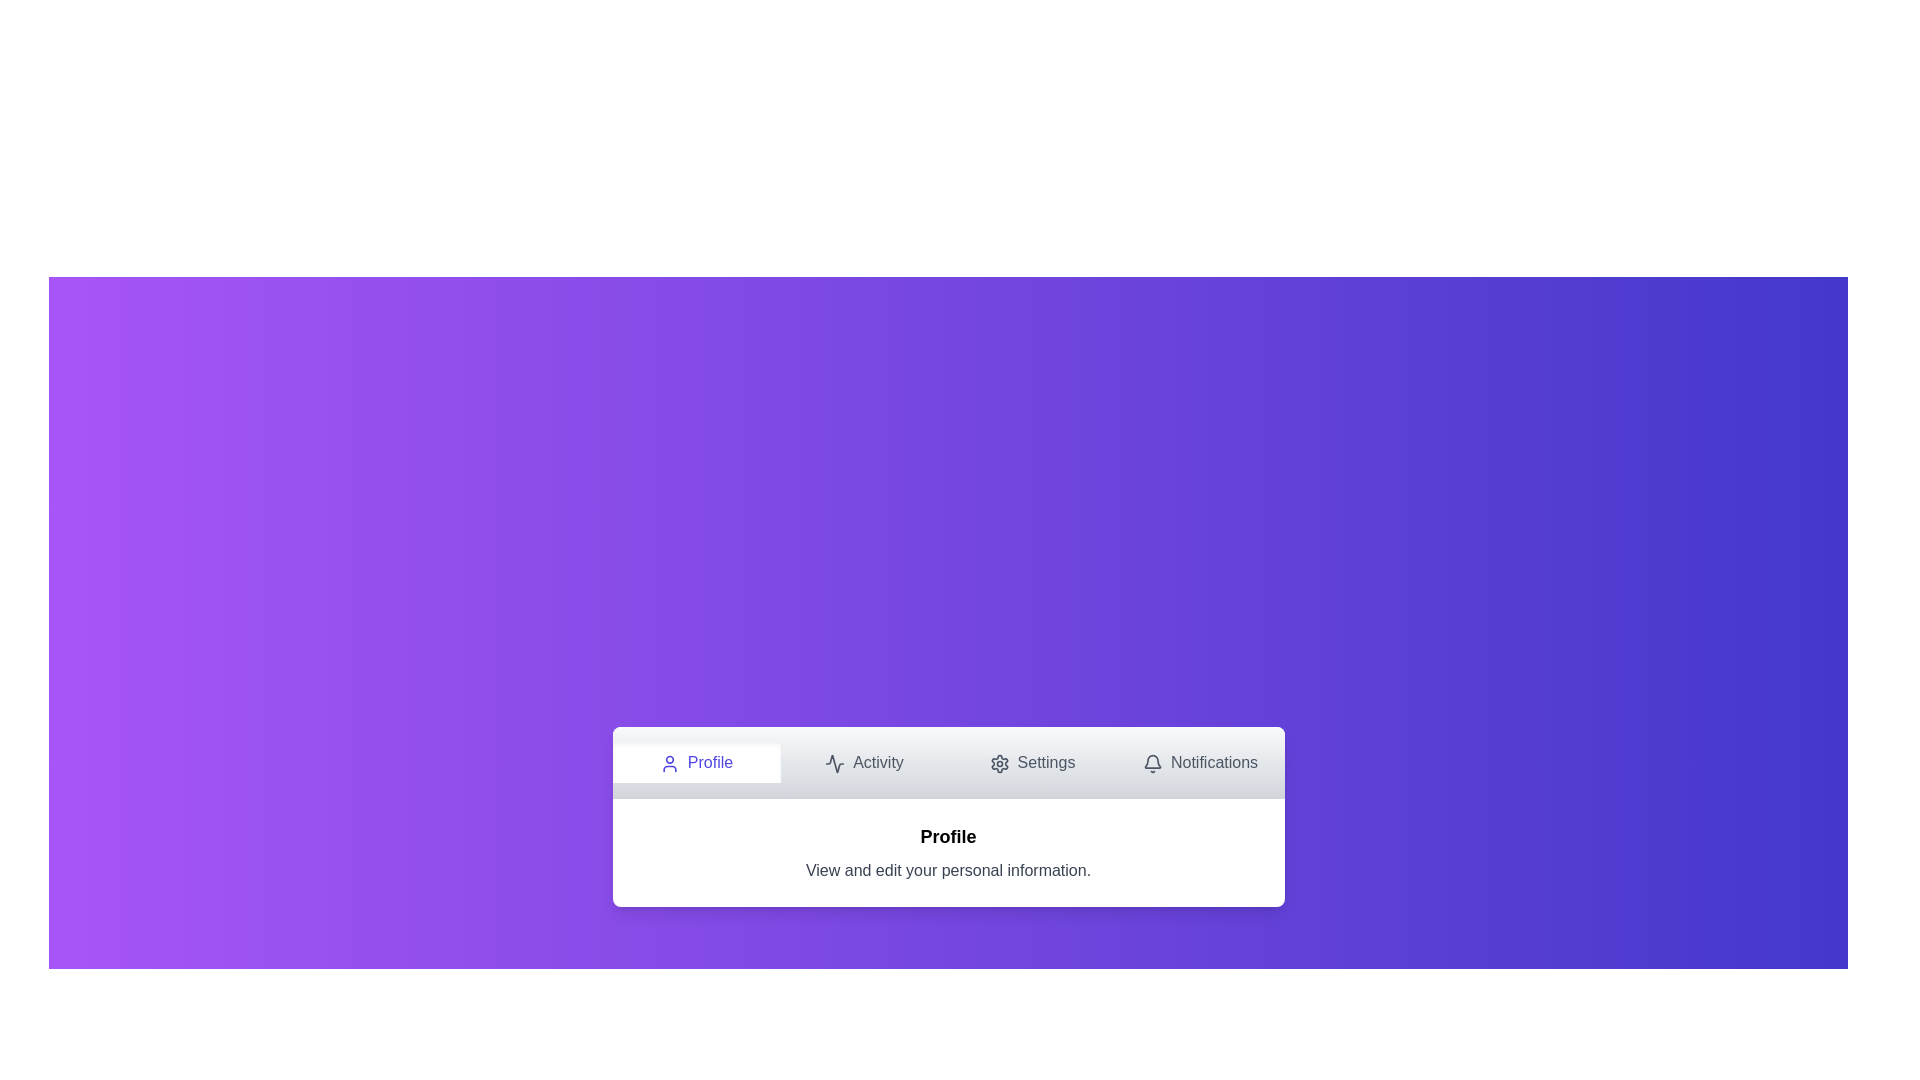  Describe the element at coordinates (1032, 763) in the screenshot. I see `the Settings tab by clicking on its navigation button` at that location.